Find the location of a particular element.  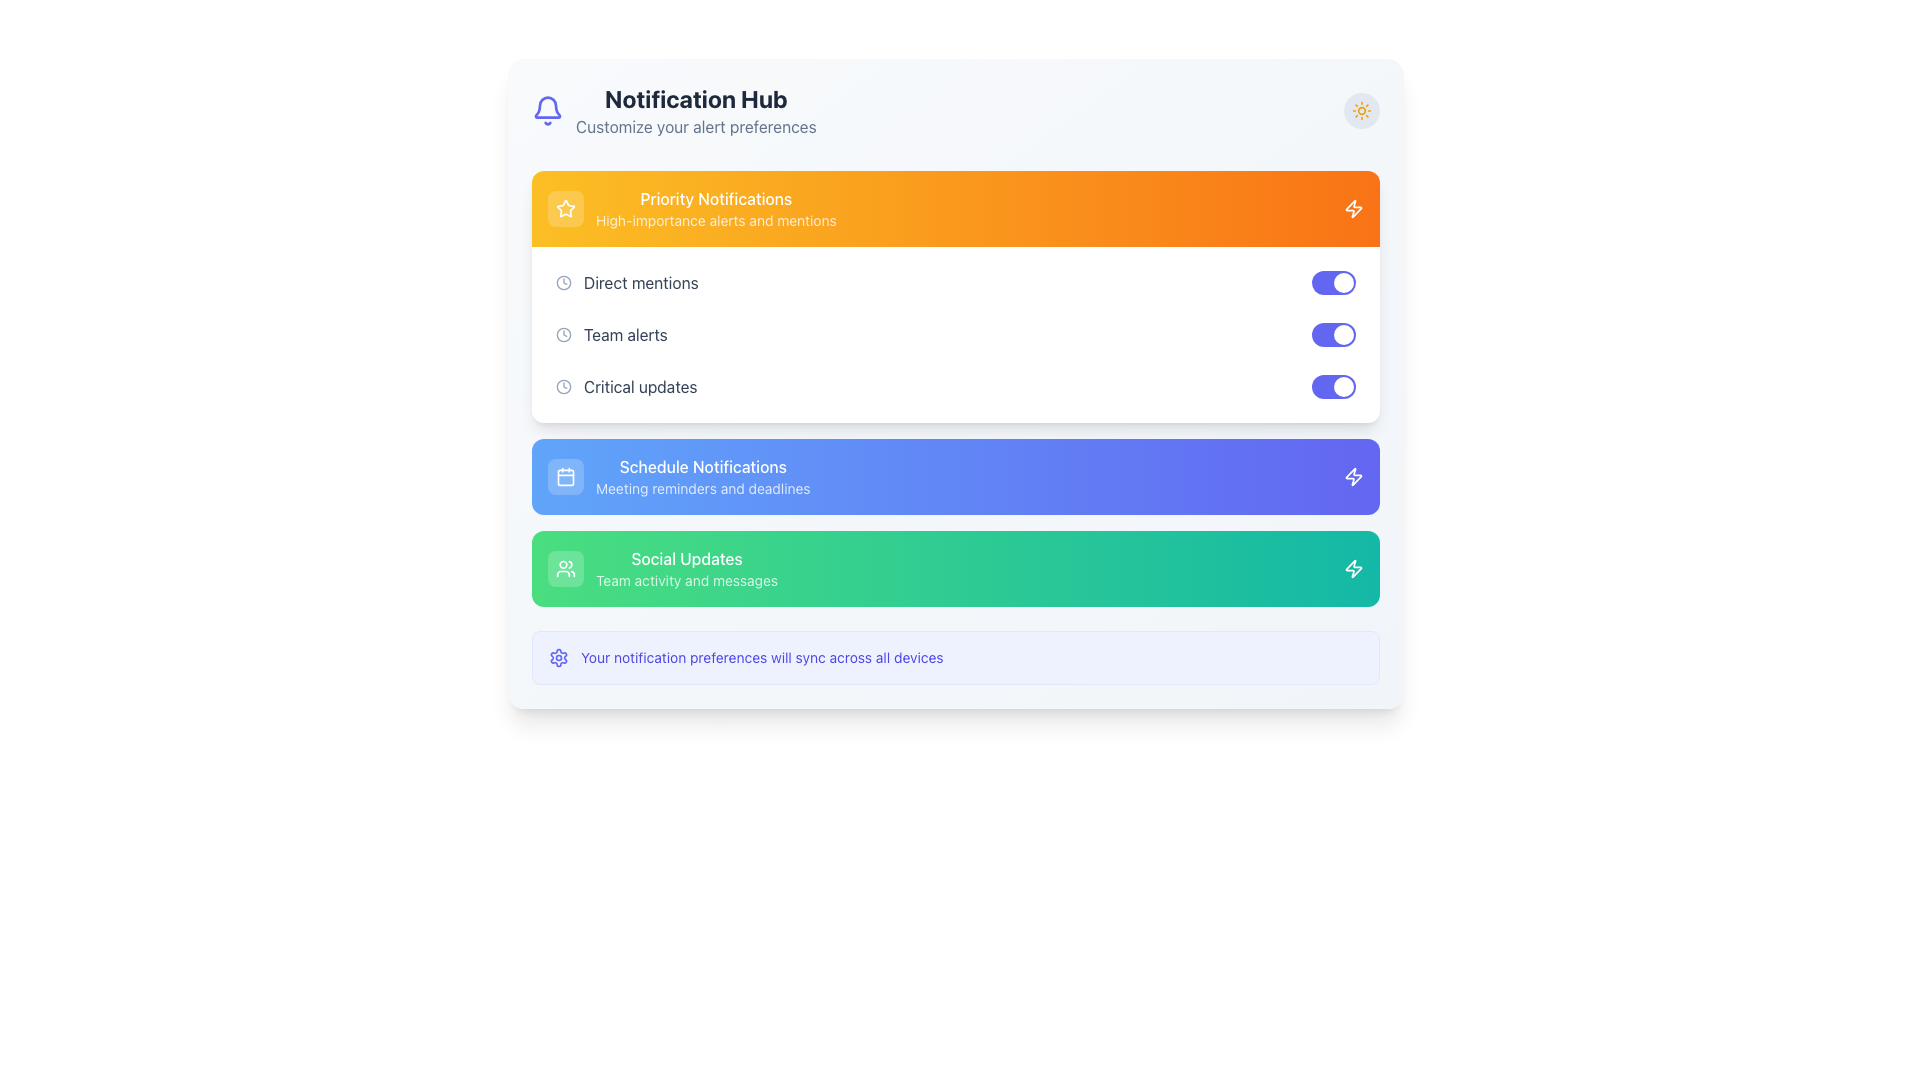

the star-shaped vector icon inside the frosted glass effect square located in the top-left section of the 'Priority Notifications' card, positioned left of the text 'Priority Notifications' is located at coordinates (565, 208).